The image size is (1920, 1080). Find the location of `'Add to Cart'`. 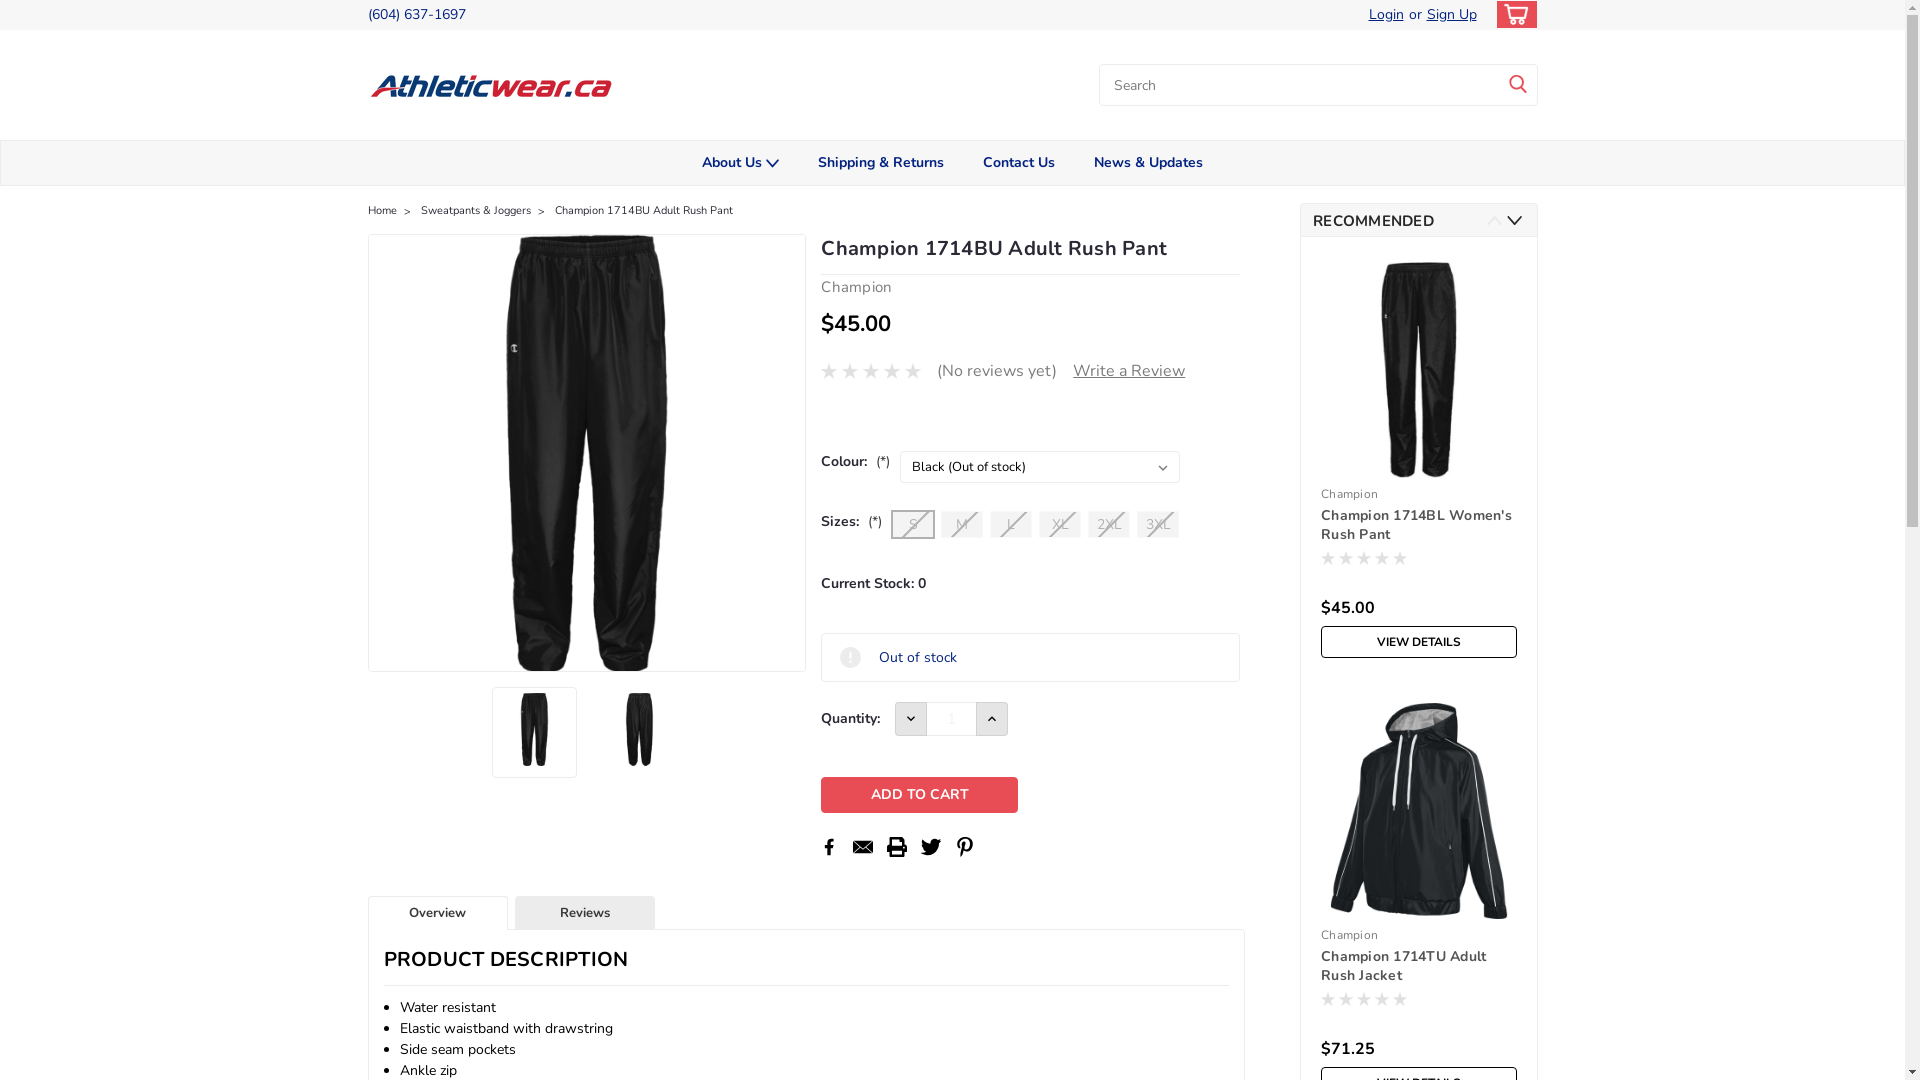

'Add to Cart' is located at coordinates (918, 793).